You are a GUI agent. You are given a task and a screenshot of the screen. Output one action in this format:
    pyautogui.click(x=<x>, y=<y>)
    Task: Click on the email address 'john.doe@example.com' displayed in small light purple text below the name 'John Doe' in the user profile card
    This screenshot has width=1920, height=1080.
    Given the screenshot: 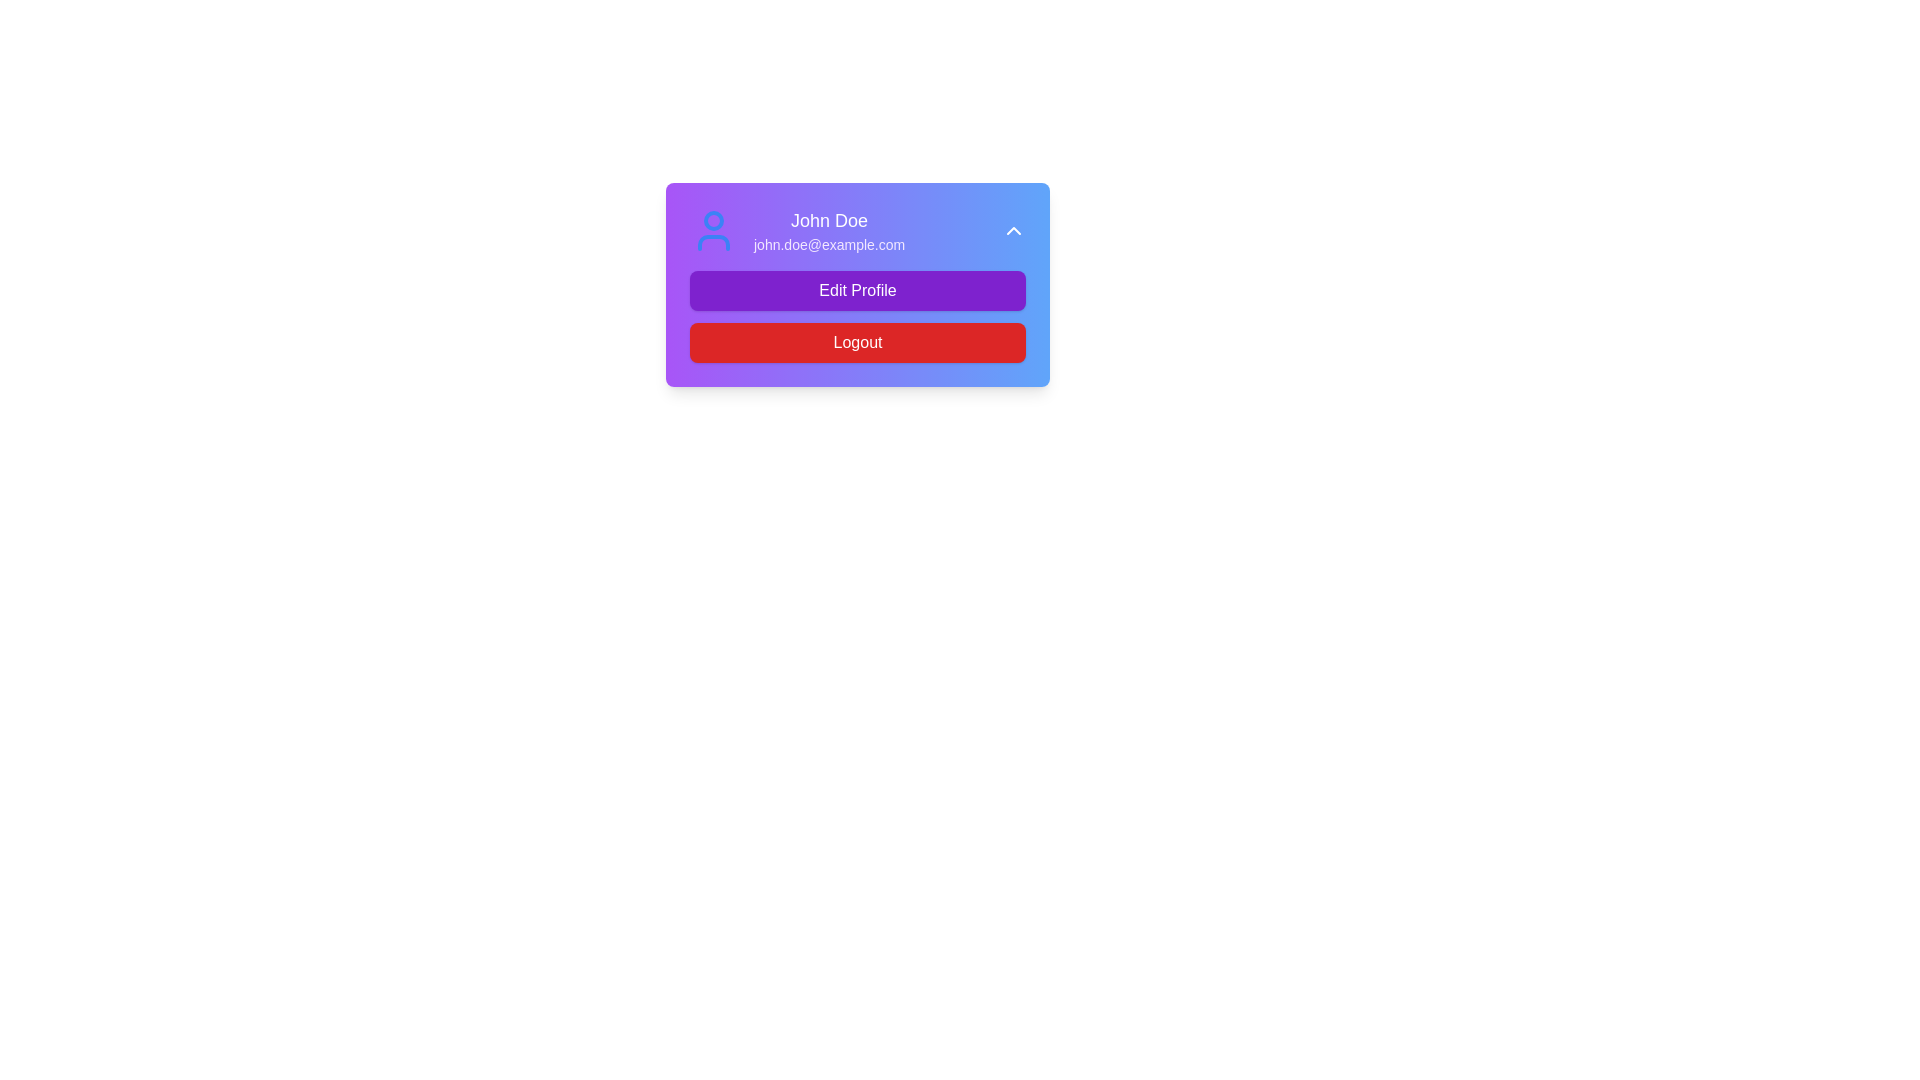 What is the action you would take?
    pyautogui.click(x=829, y=244)
    